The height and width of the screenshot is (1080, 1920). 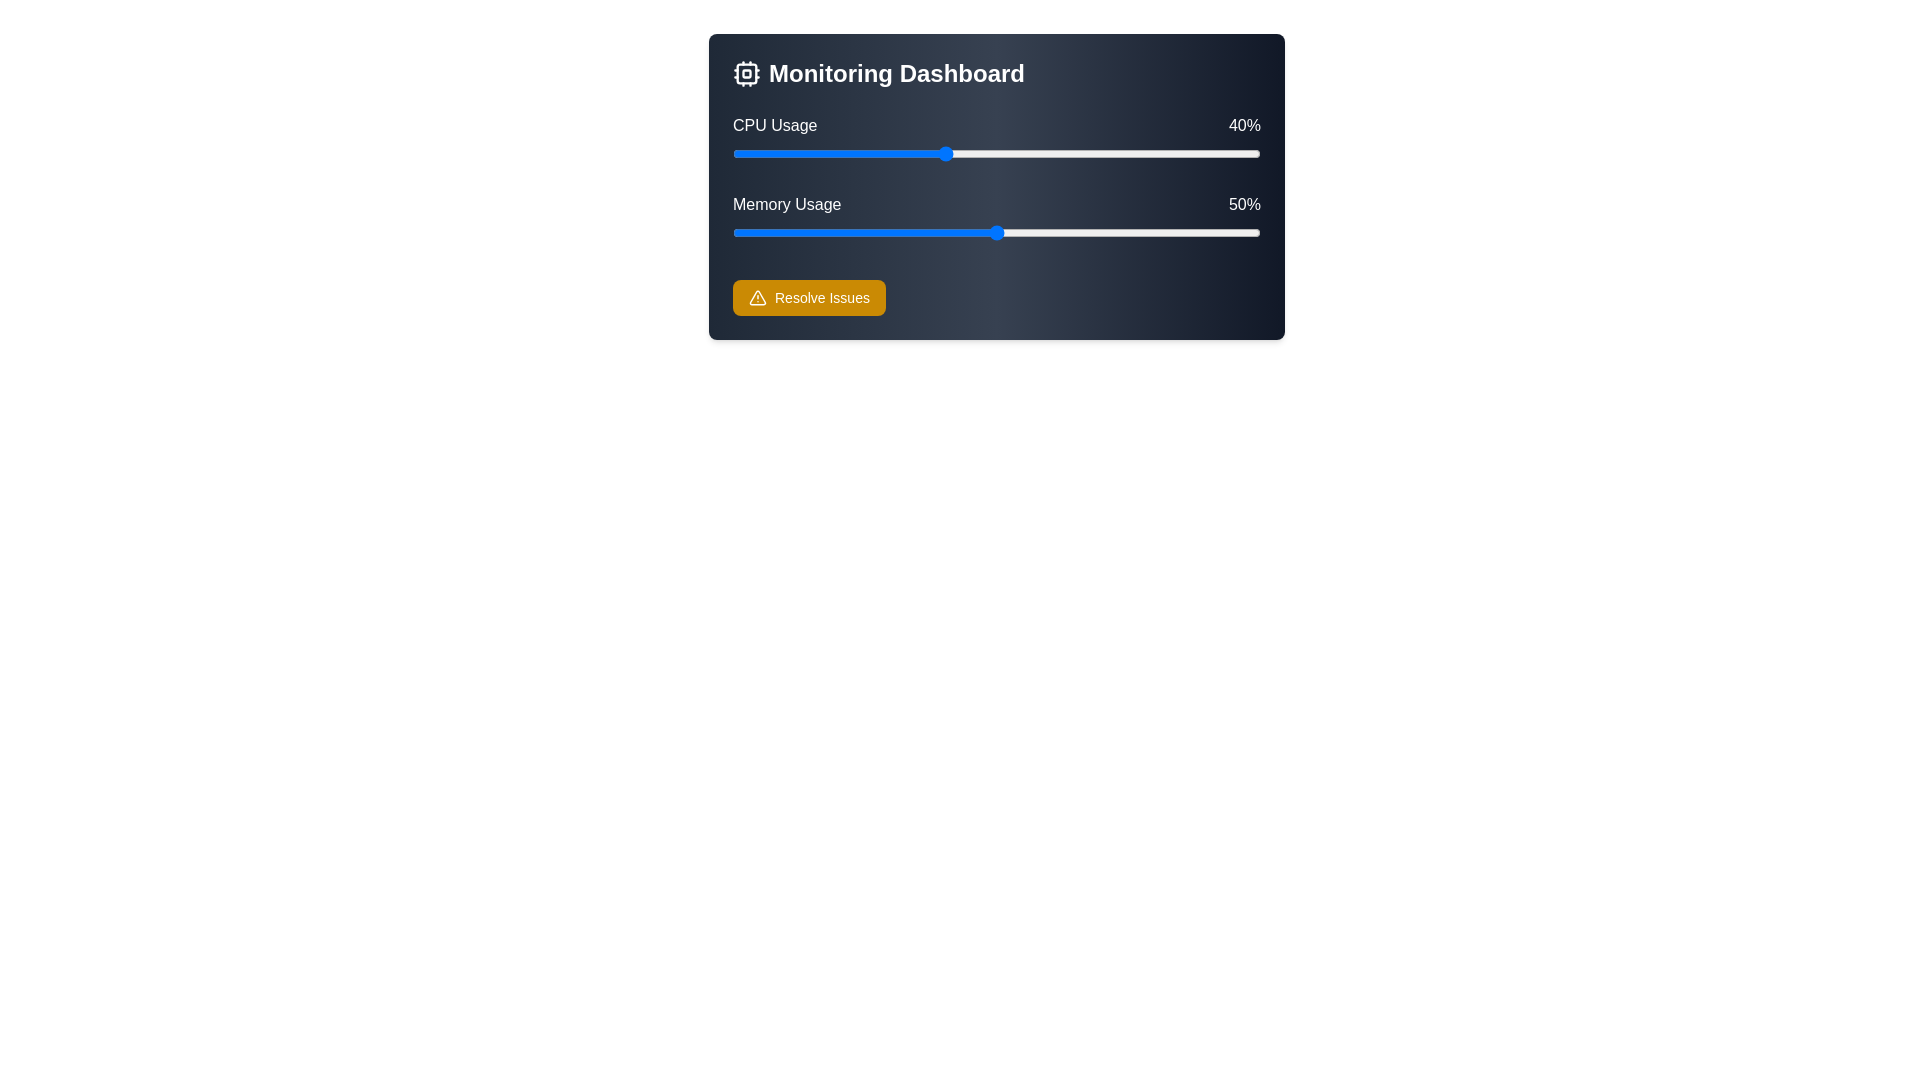 What do you see at coordinates (1228, 231) in the screenshot?
I see `Memory Usage` at bounding box center [1228, 231].